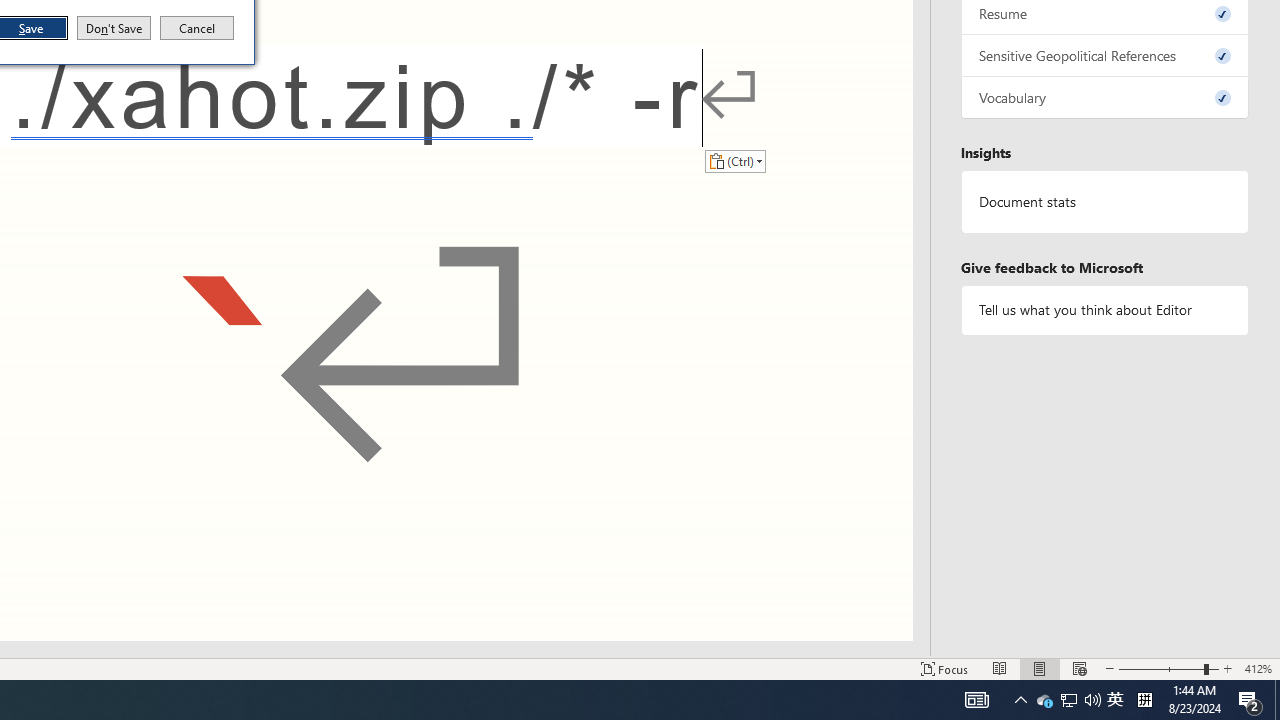  What do you see at coordinates (1104, 97) in the screenshot?
I see `'Vocabulary, 0 issues. Press space or enter to review items.'` at bounding box center [1104, 97].